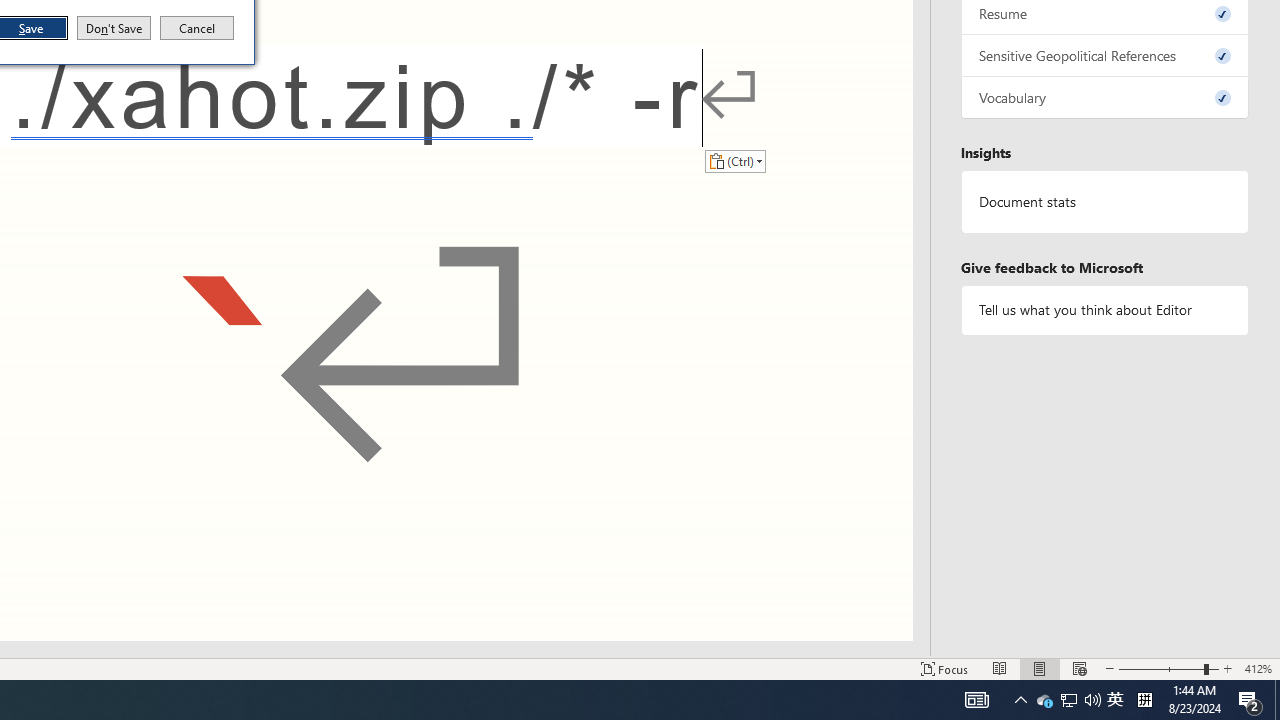  What do you see at coordinates (1104, 97) in the screenshot?
I see `'Vocabulary, 0 issues. Press space or enter to review items.'` at bounding box center [1104, 97].